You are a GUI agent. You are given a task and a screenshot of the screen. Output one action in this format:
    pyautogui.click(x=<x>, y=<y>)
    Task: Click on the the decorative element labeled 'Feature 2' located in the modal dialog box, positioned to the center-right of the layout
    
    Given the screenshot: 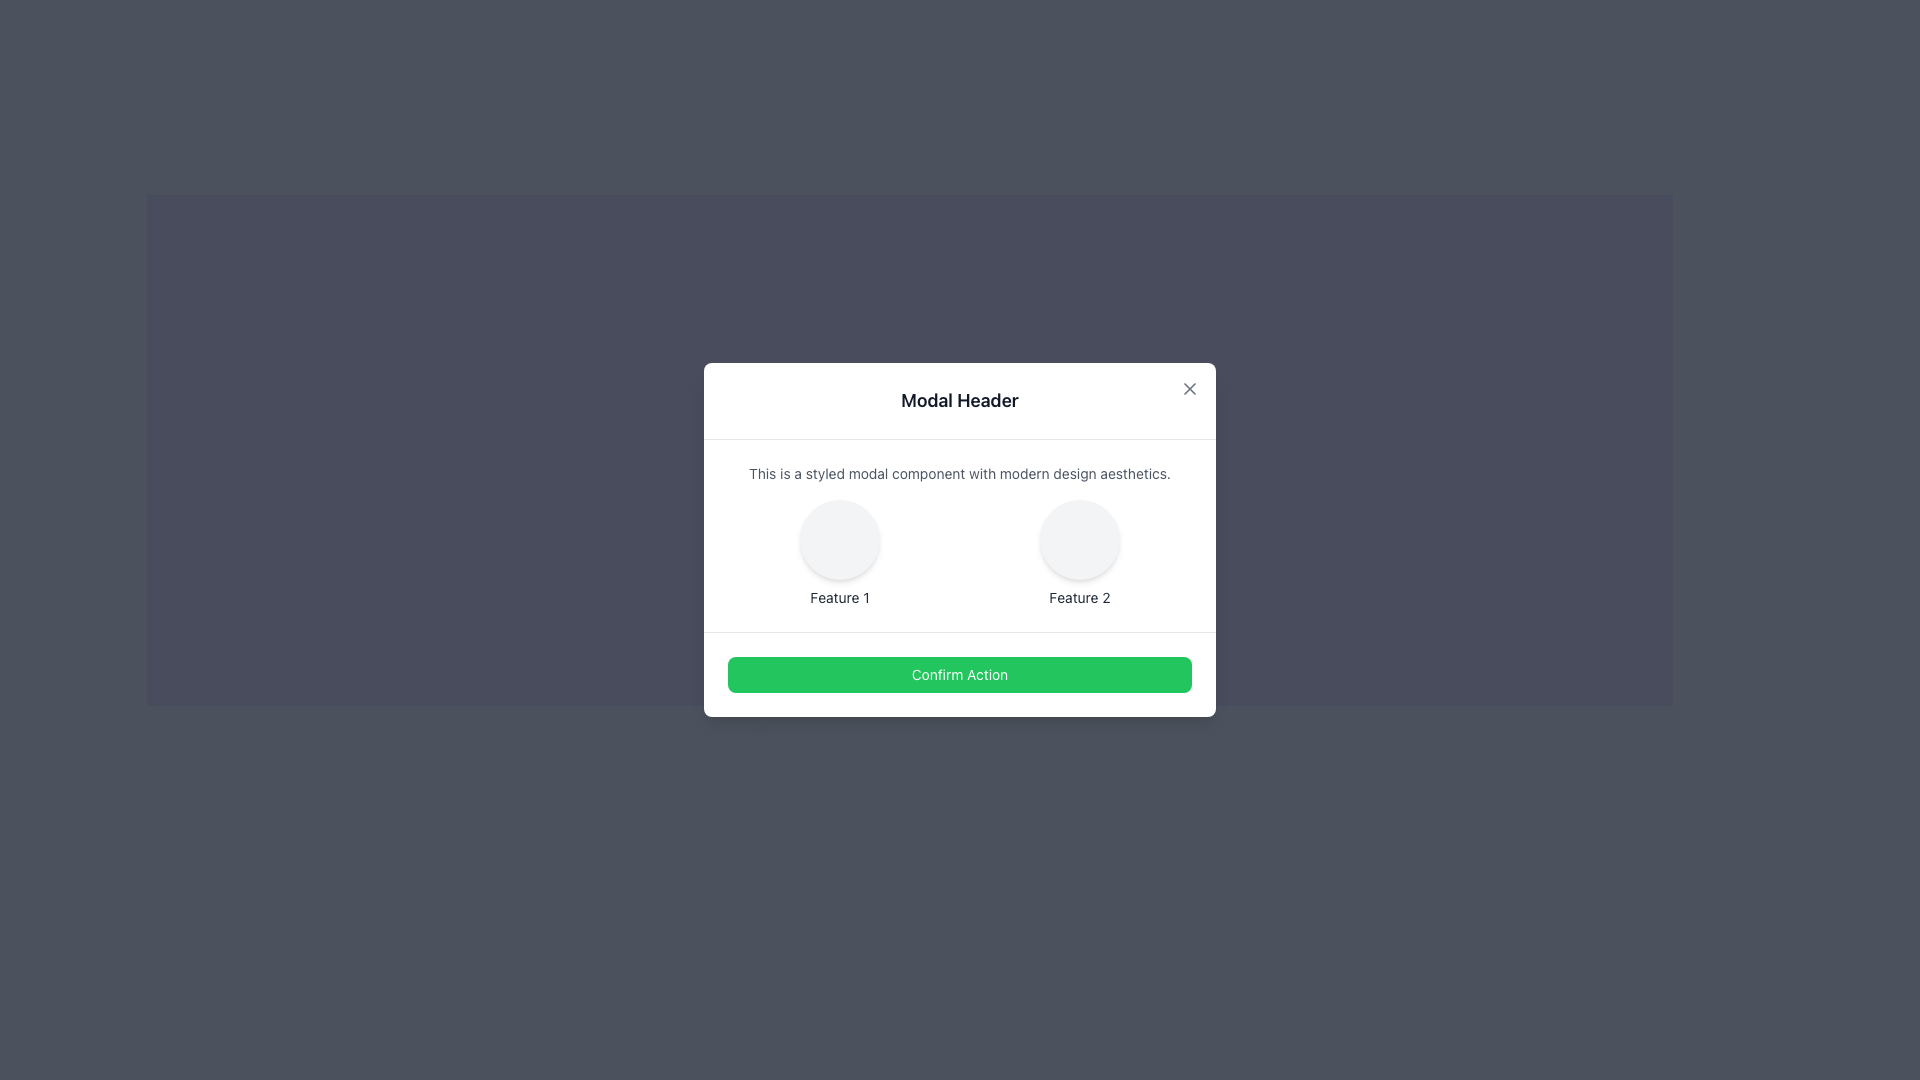 What is the action you would take?
    pyautogui.click(x=1079, y=540)
    